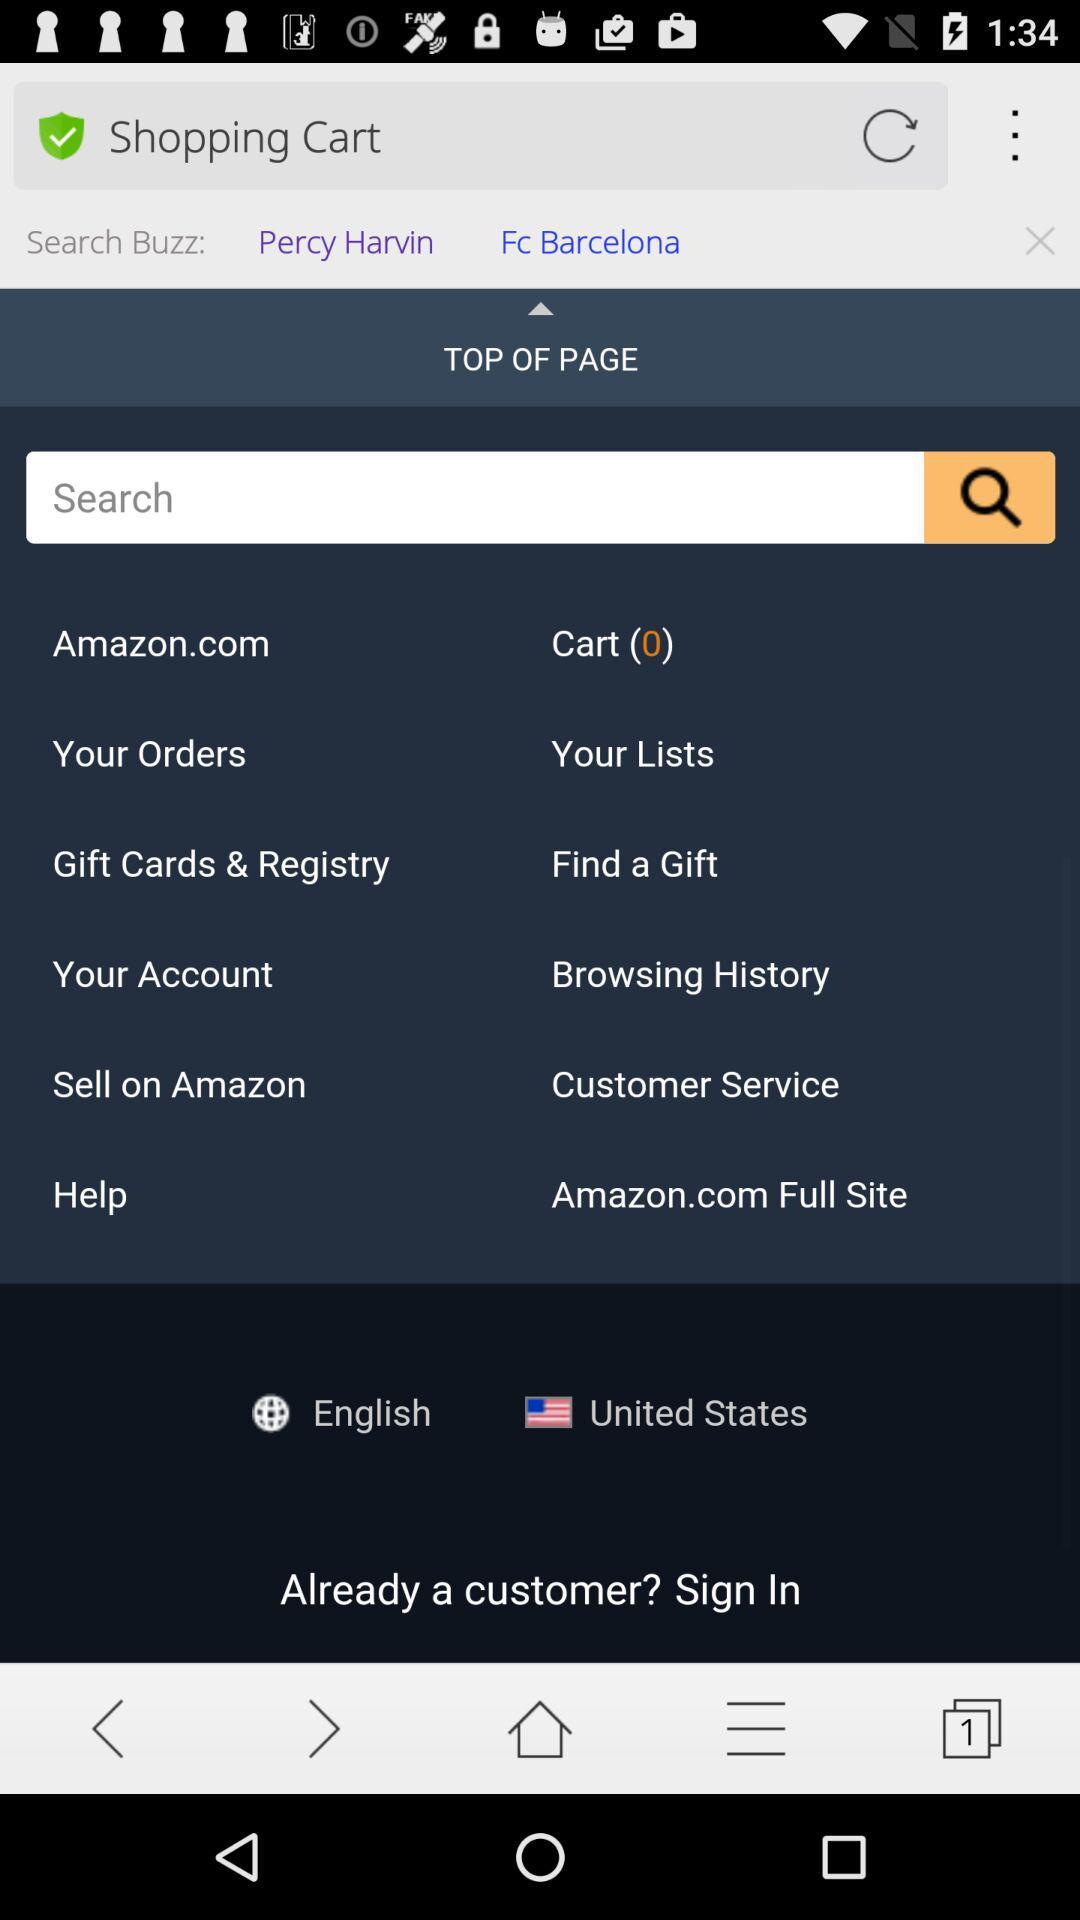 The height and width of the screenshot is (1920, 1080). Describe the element at coordinates (888, 134) in the screenshot. I see `shopping cart` at that location.